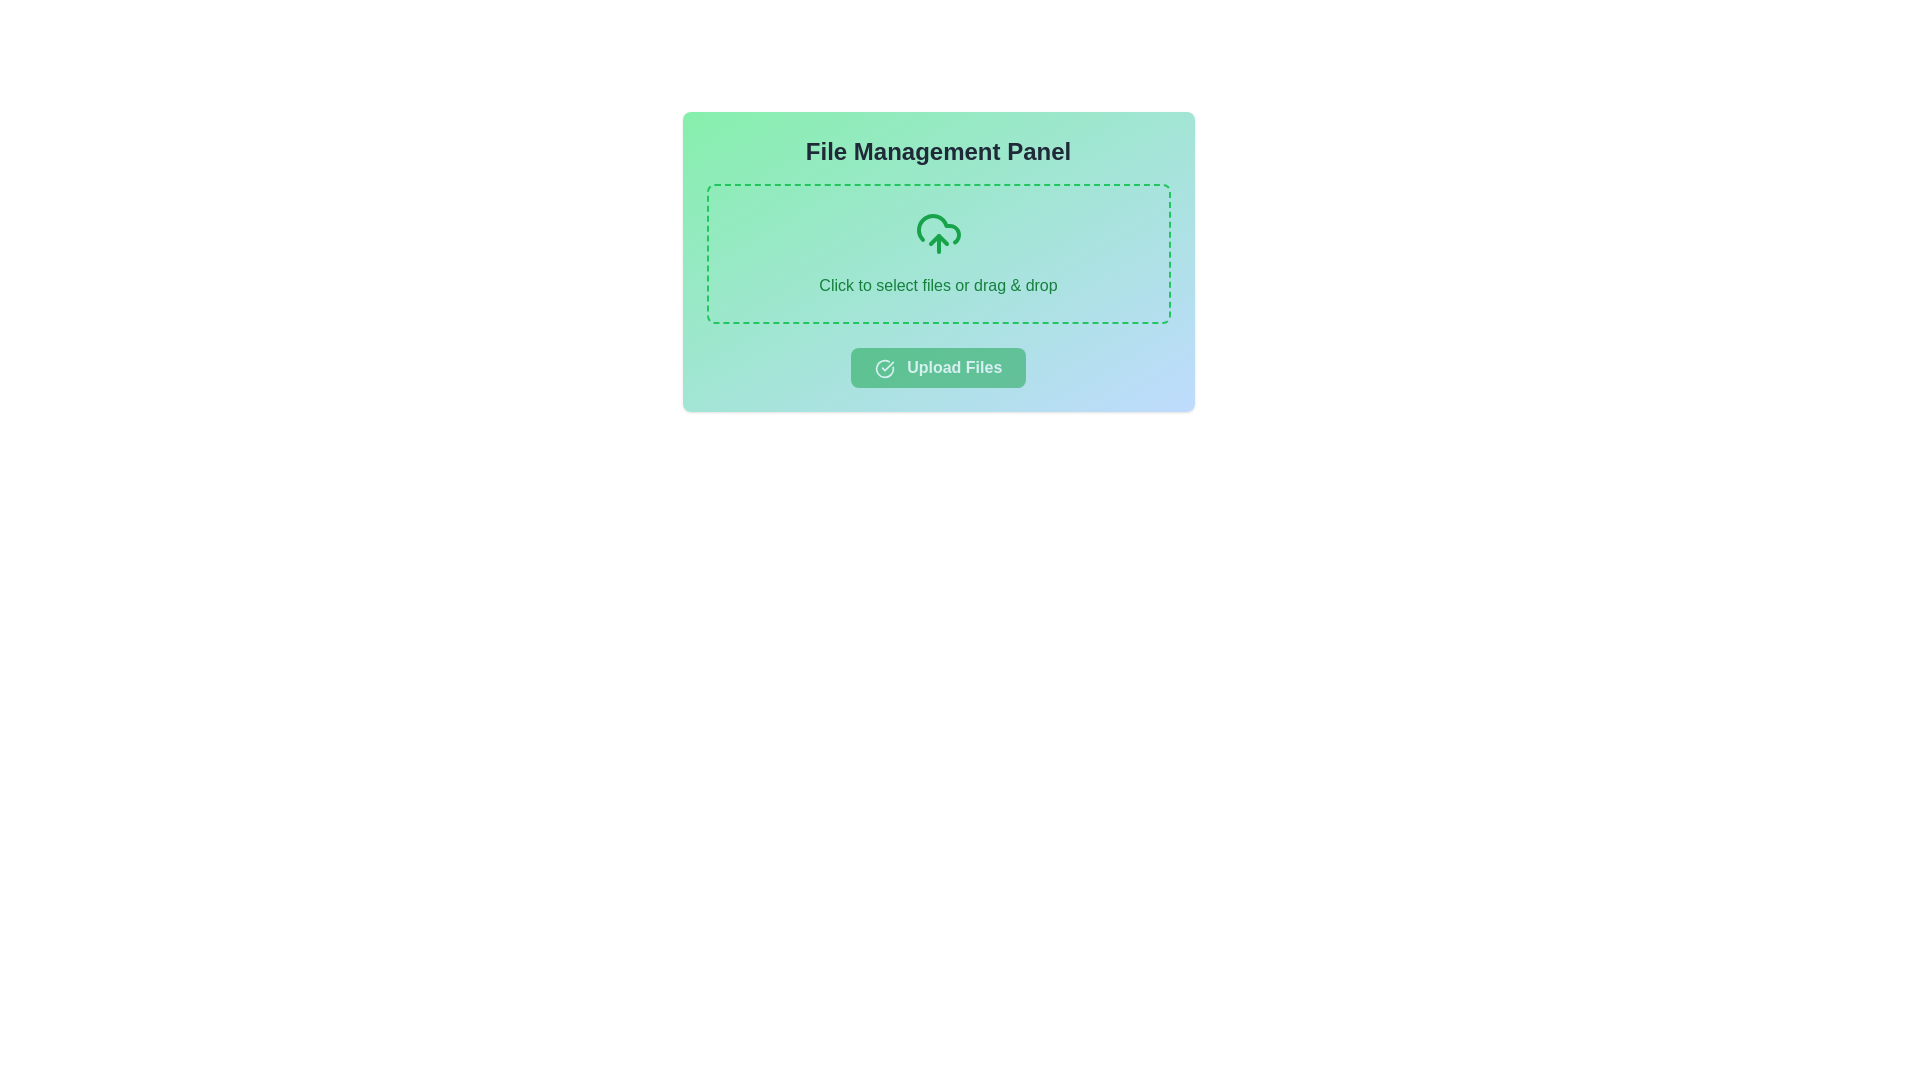 The image size is (1920, 1080). Describe the element at coordinates (937, 253) in the screenshot. I see `the Dropzone element, which is a rectangular area with a green dashed border and a cloud icon with an upload arrow` at that location.